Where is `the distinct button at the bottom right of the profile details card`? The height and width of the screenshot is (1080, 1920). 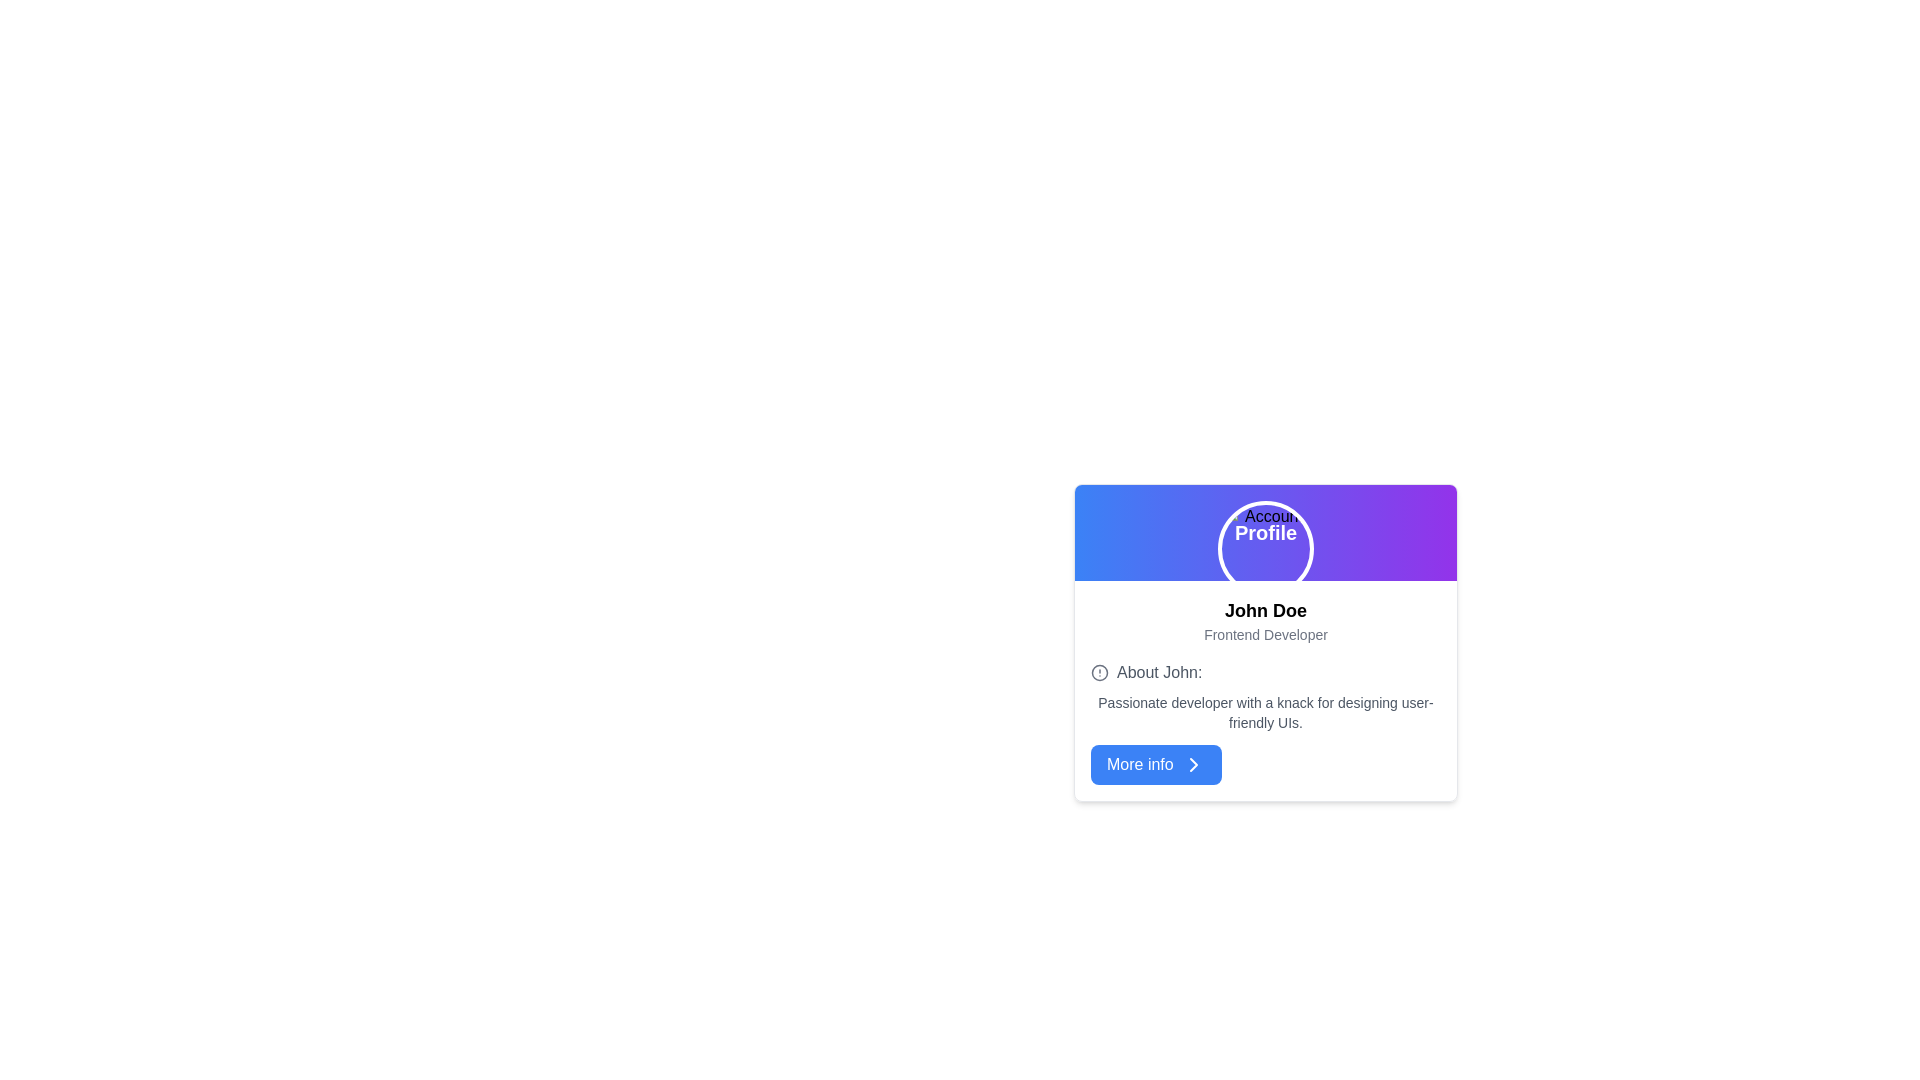 the distinct button at the bottom right of the profile details card is located at coordinates (1156, 764).